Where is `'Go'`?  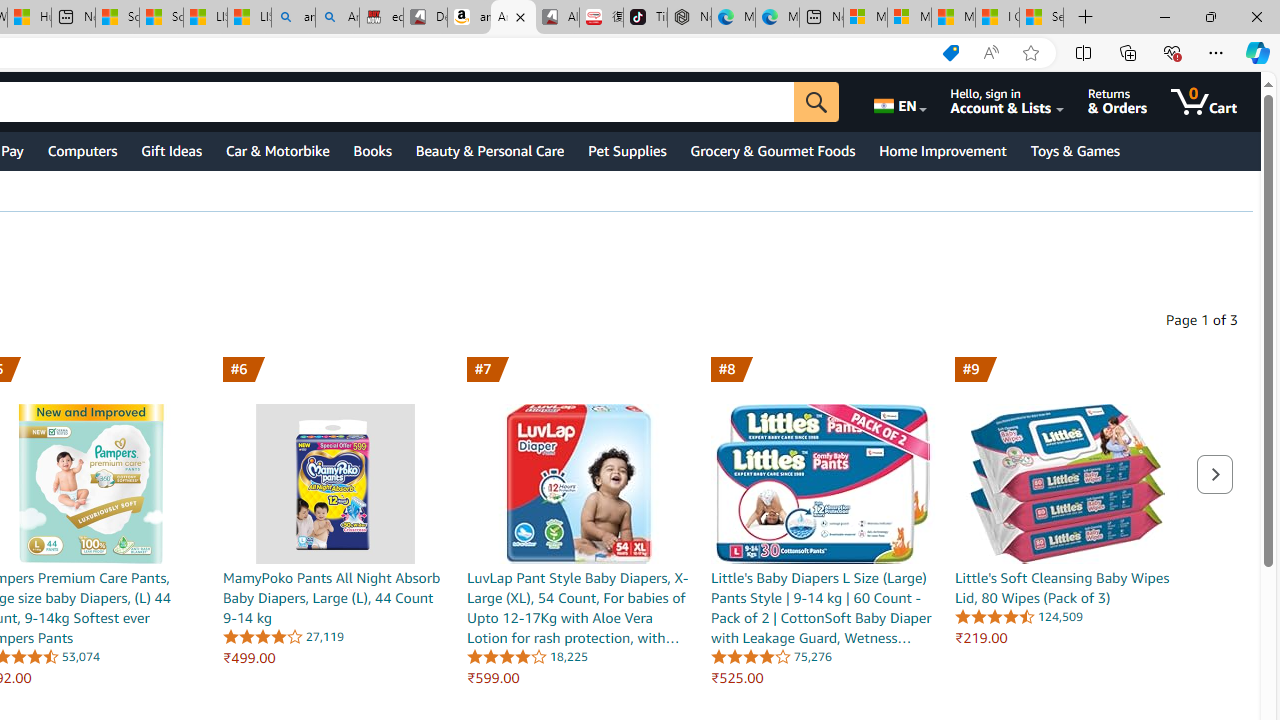
'Go' is located at coordinates (816, 101).